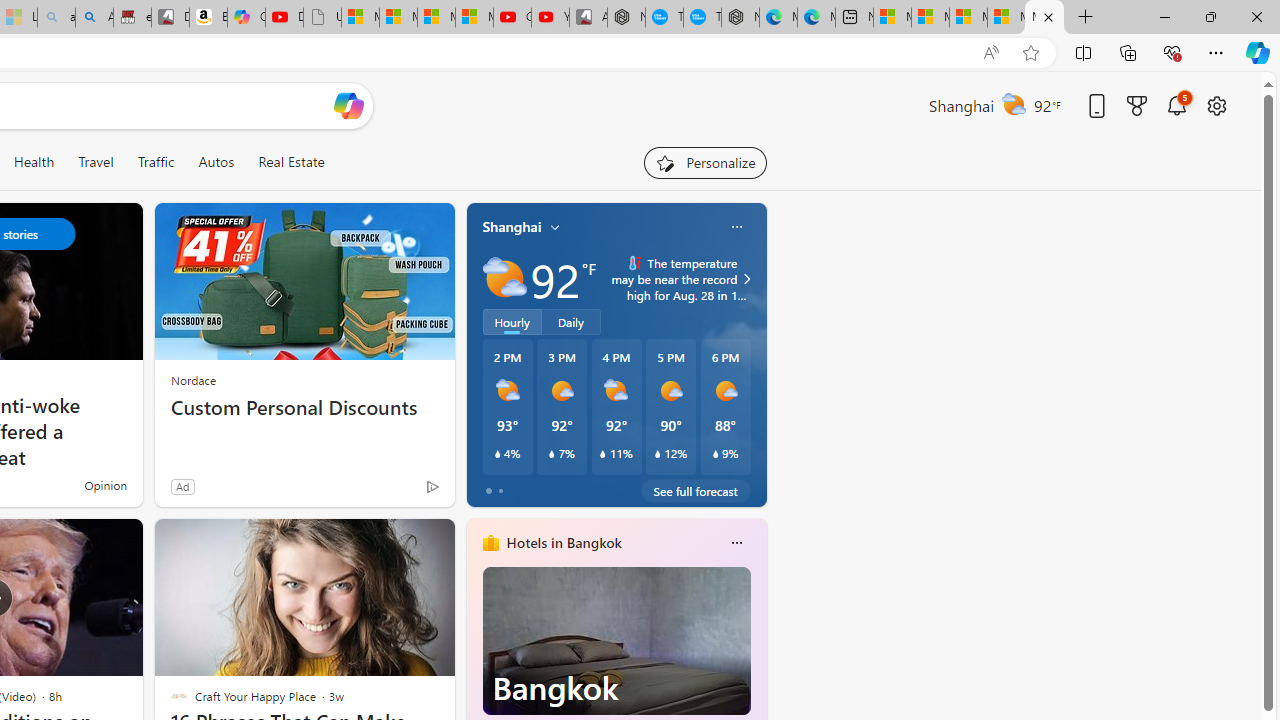 Image resolution: width=1280 pixels, height=720 pixels. What do you see at coordinates (193, 380) in the screenshot?
I see `'Nordace'` at bounding box center [193, 380].